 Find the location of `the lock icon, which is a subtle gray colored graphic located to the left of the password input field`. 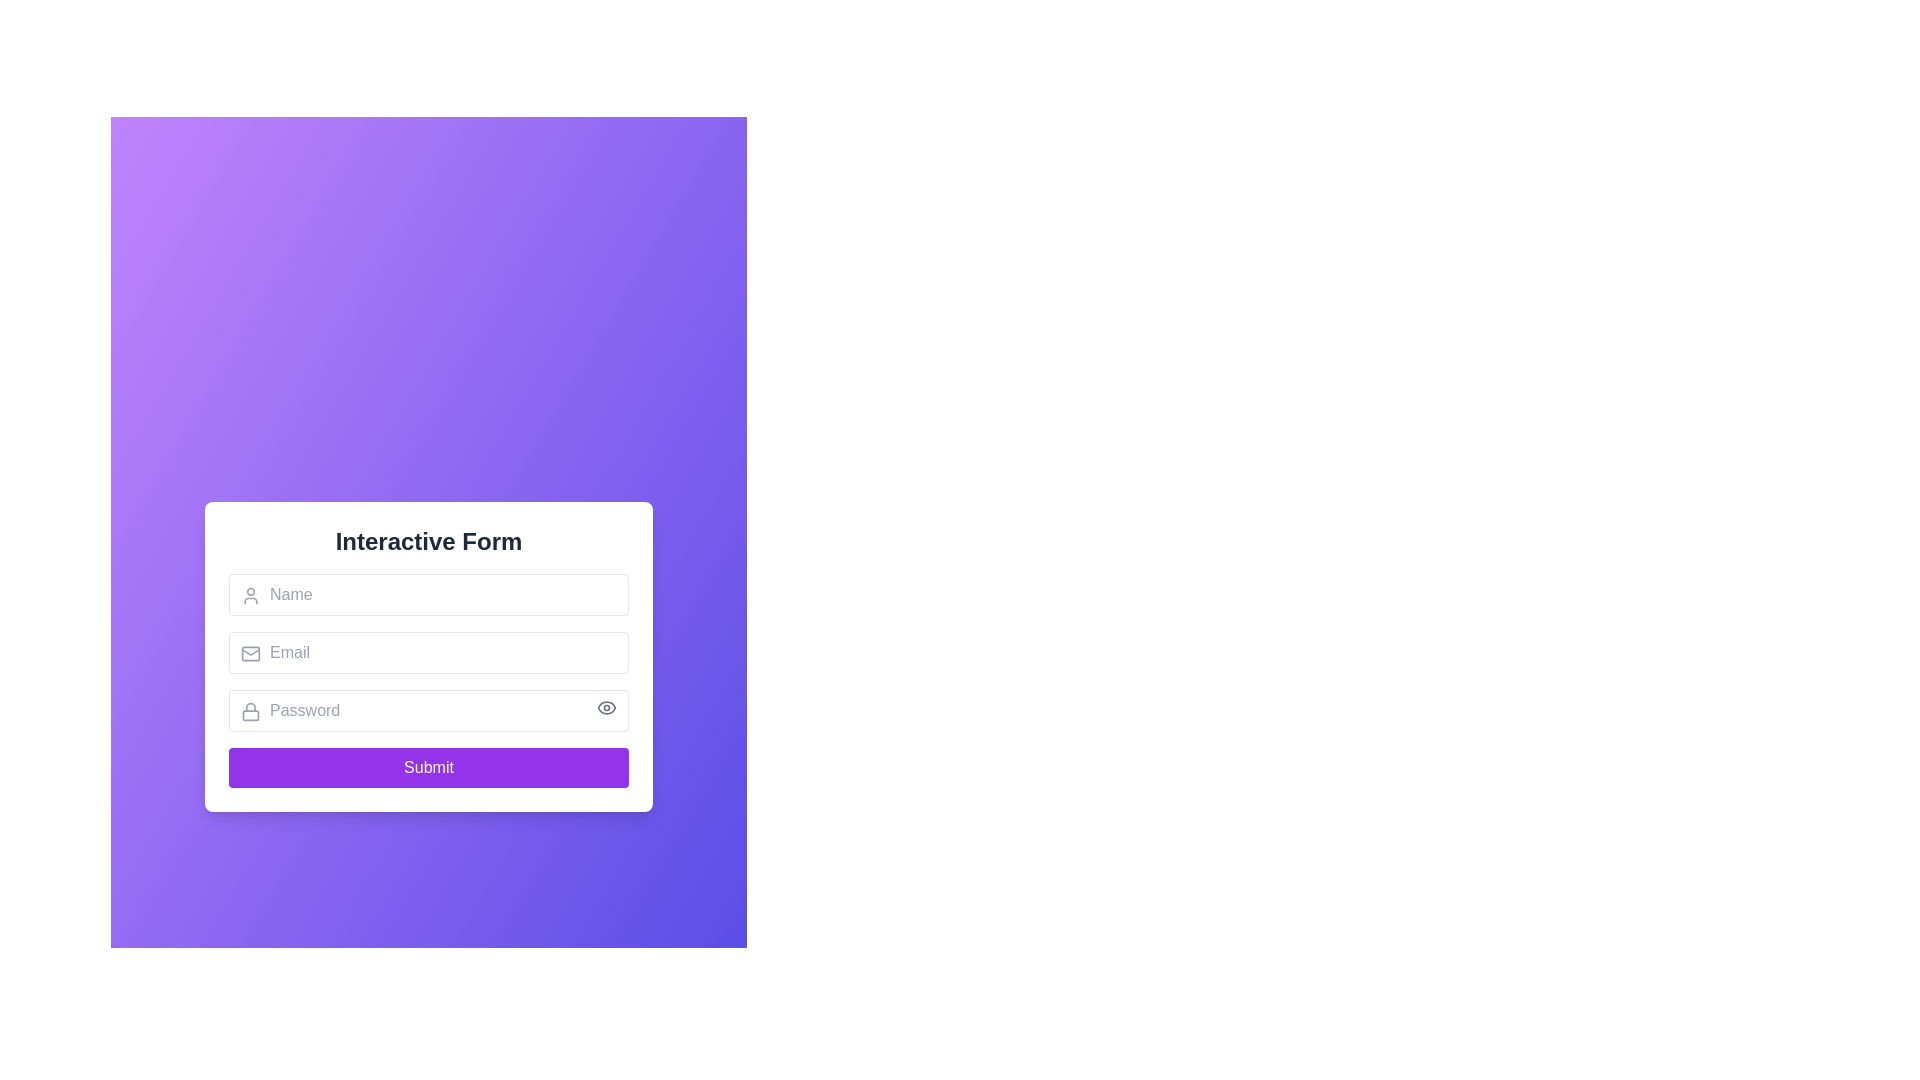

the lock icon, which is a subtle gray colored graphic located to the left of the password input field is located at coordinates (249, 711).